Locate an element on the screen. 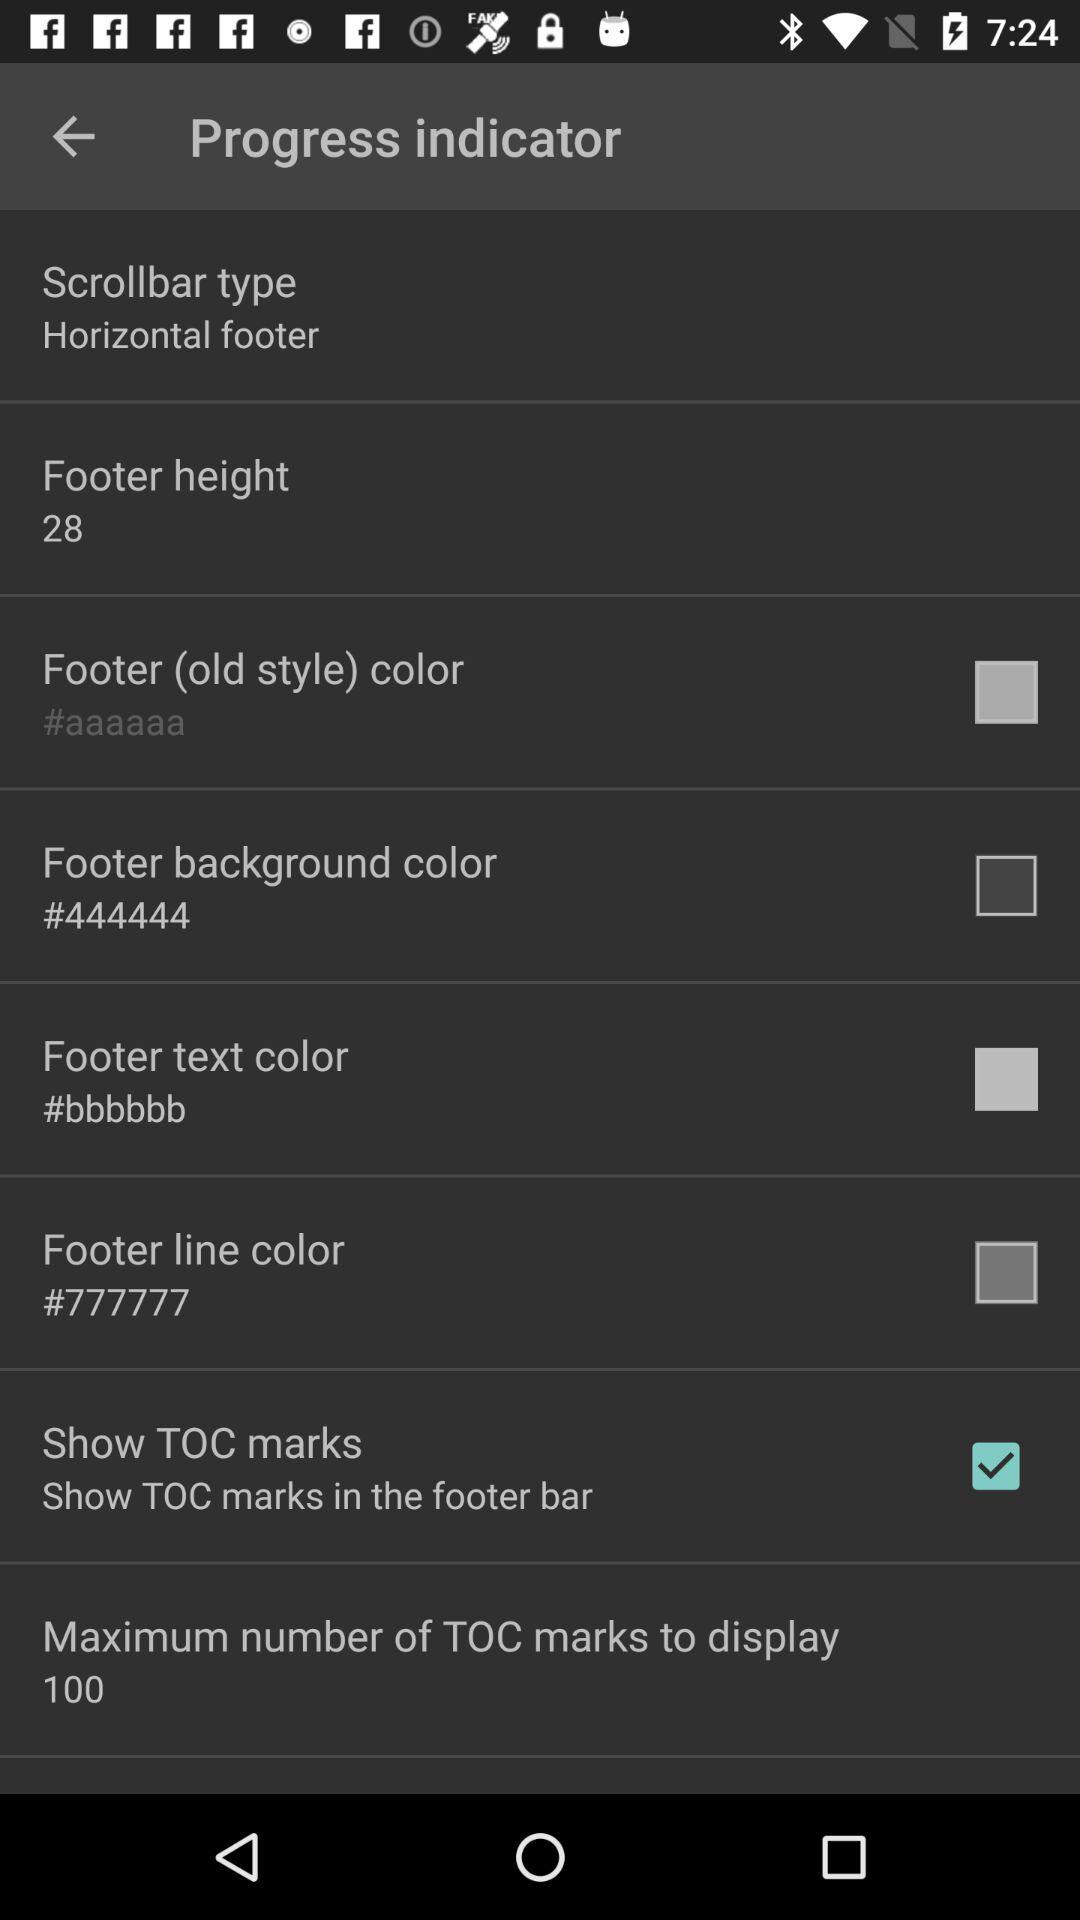 The image size is (1080, 1920). the item below the footer line color item is located at coordinates (116, 1301).